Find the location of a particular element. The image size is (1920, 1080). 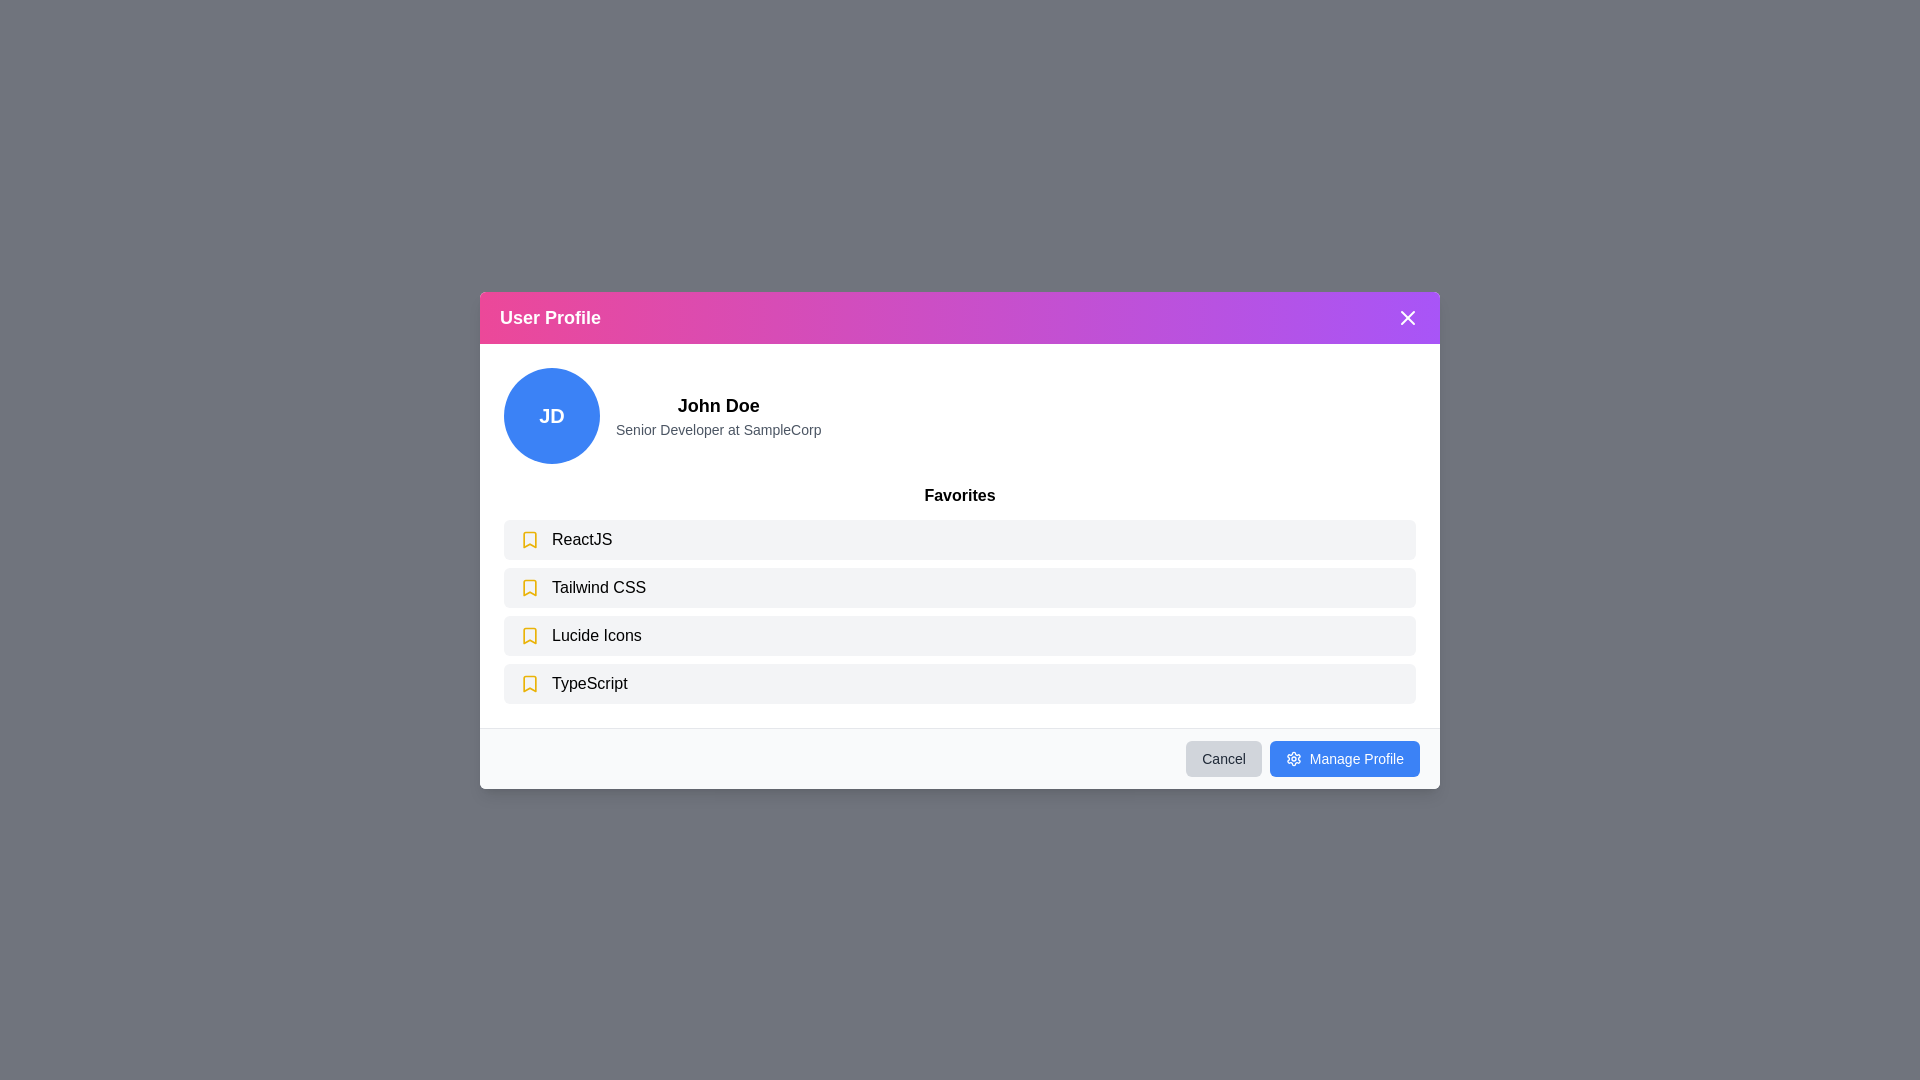

the visual state of the yellow bookmark icon located to the left of the text 'ReactJS' in the topmost row of a vertical list is located at coordinates (529, 538).